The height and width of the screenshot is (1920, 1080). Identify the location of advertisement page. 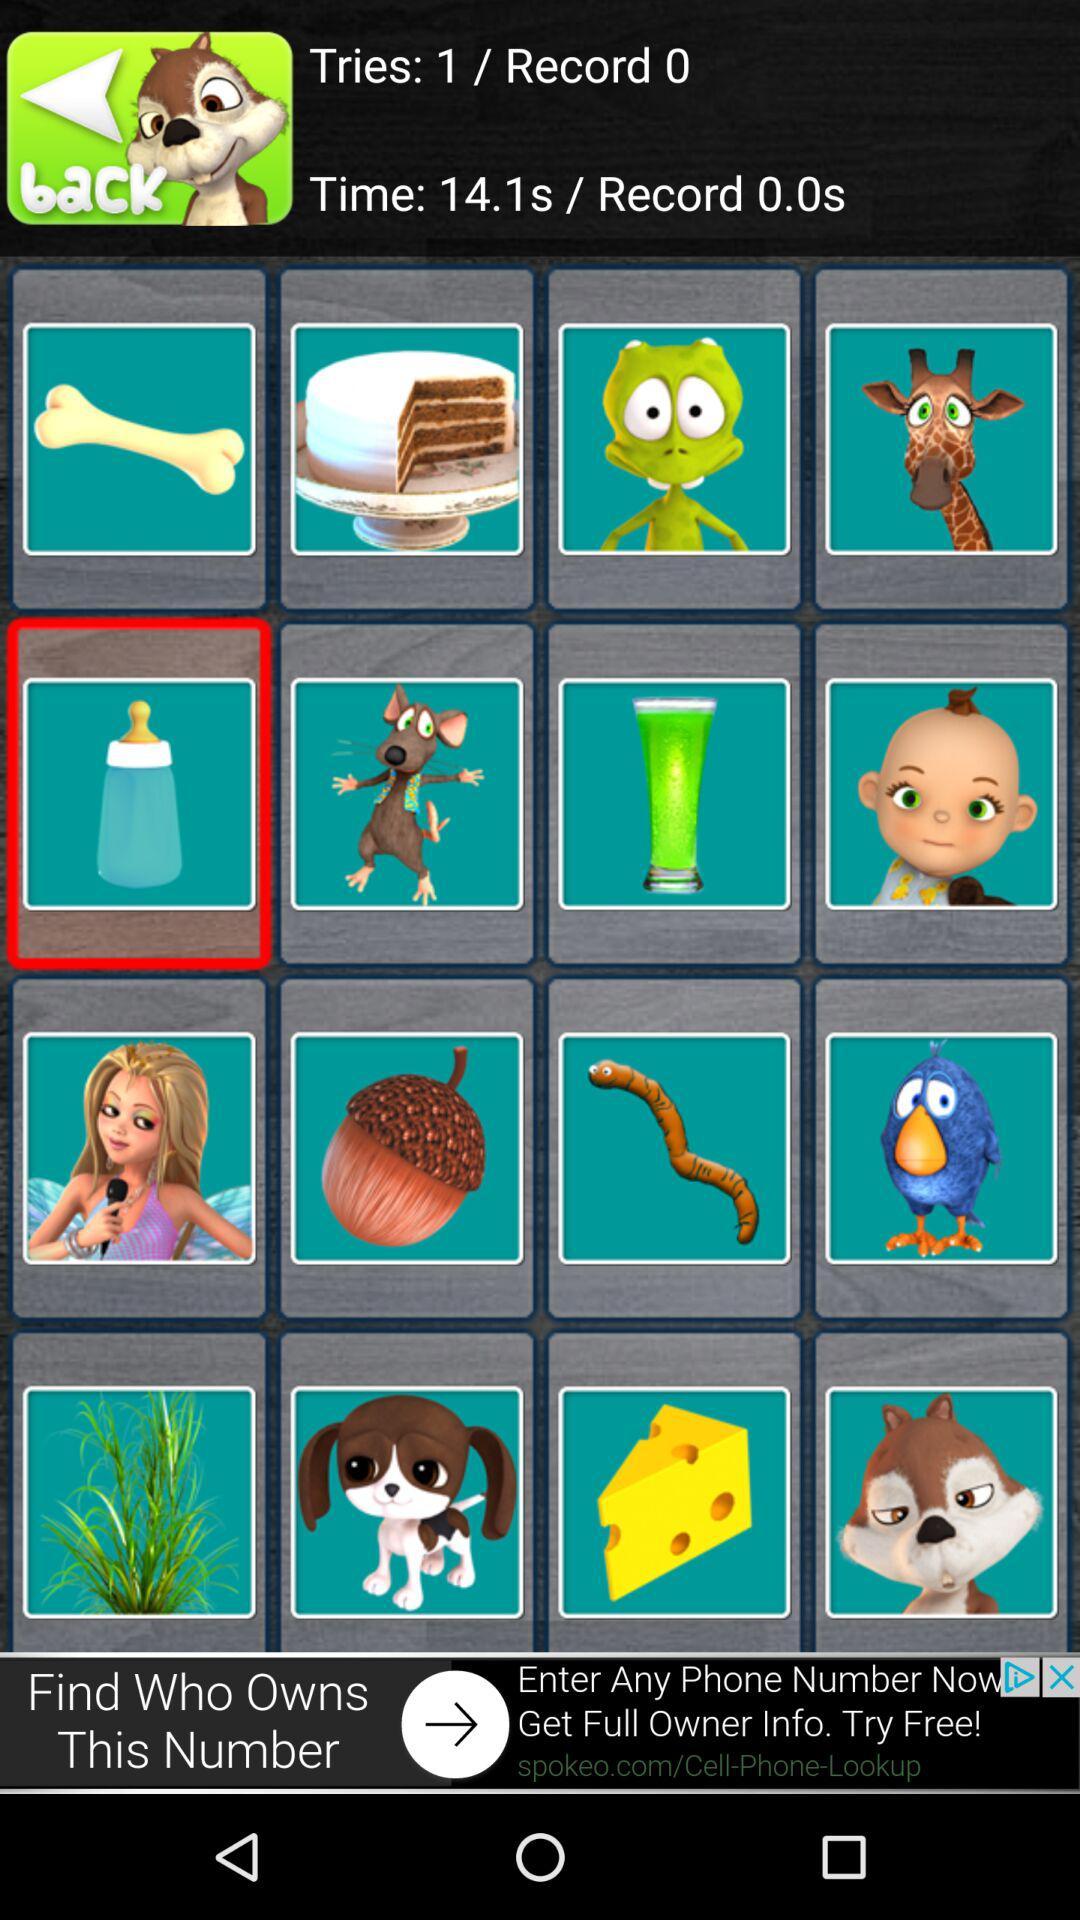
(540, 1722).